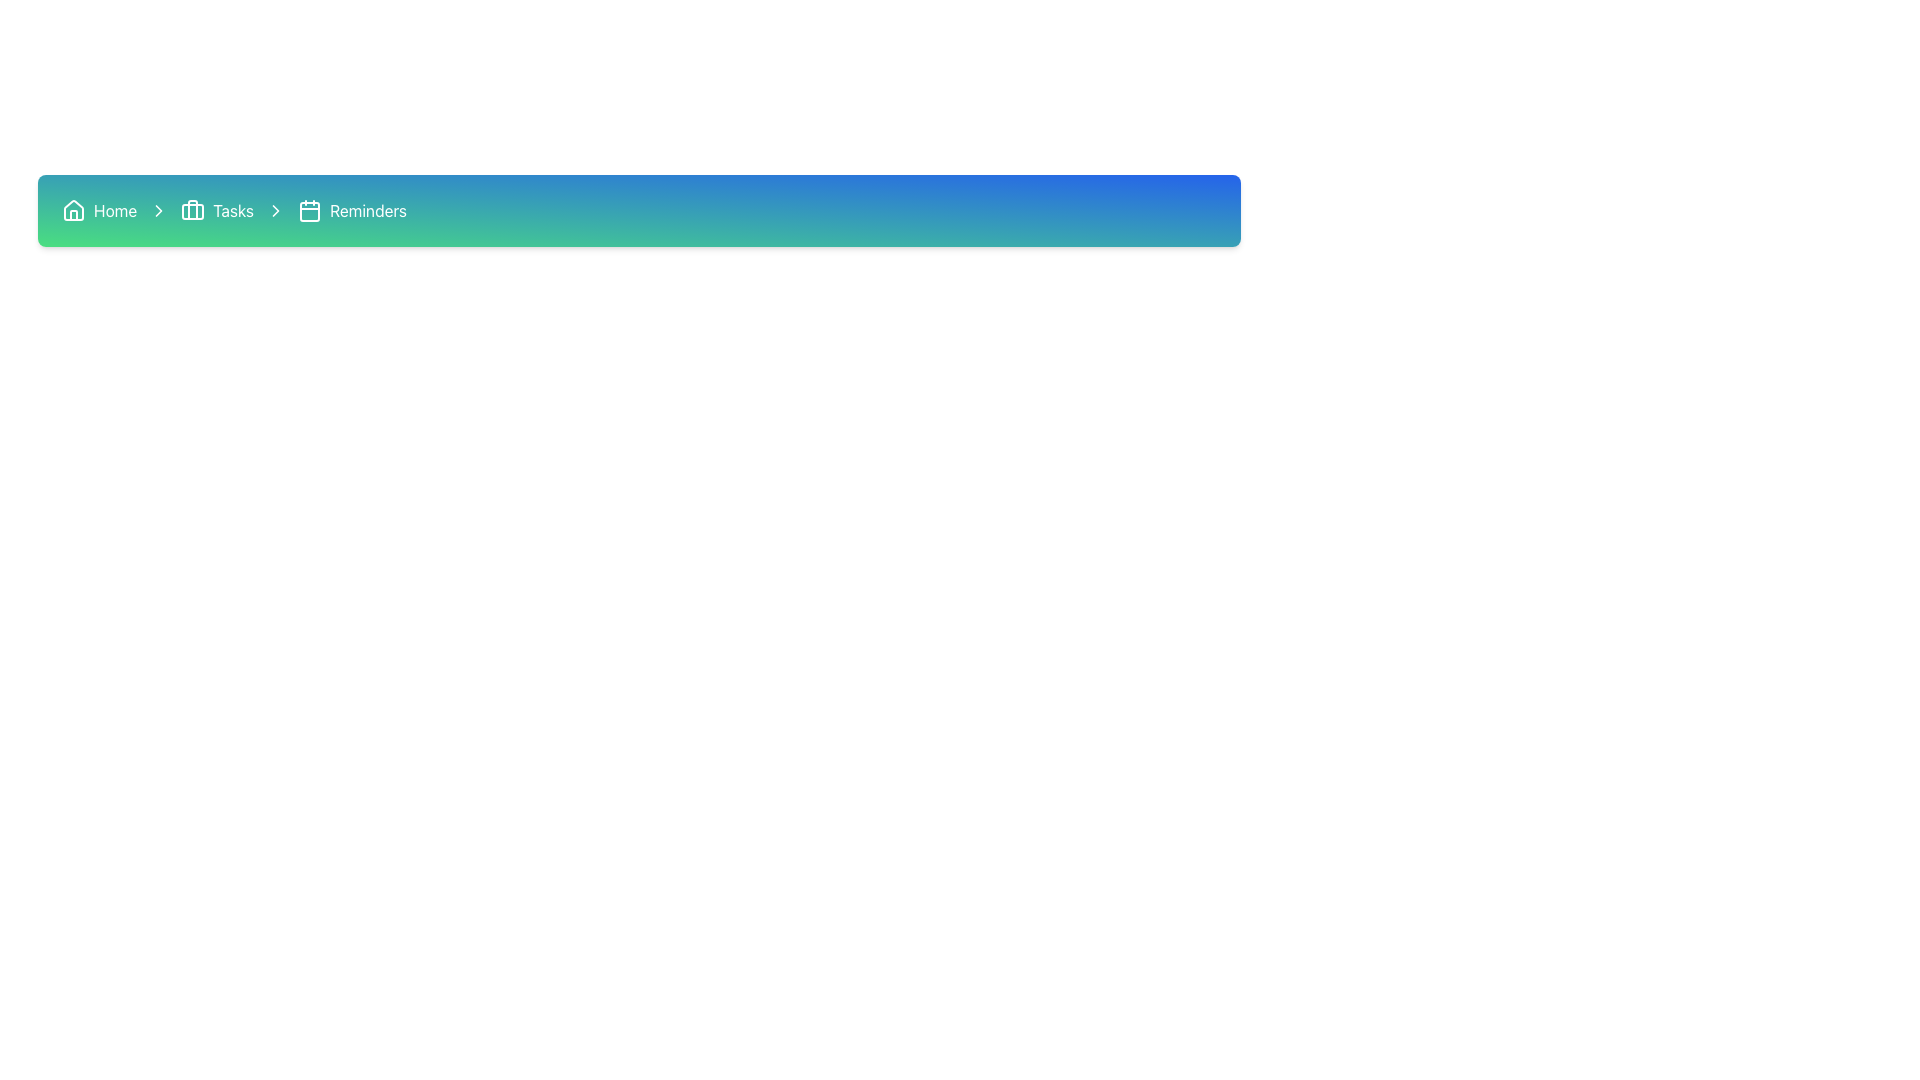  What do you see at coordinates (309, 211) in the screenshot?
I see `the 'Reminders' icon located in the horizontal navigation bar, which is the third icon after the 'Tasks' icon` at bounding box center [309, 211].